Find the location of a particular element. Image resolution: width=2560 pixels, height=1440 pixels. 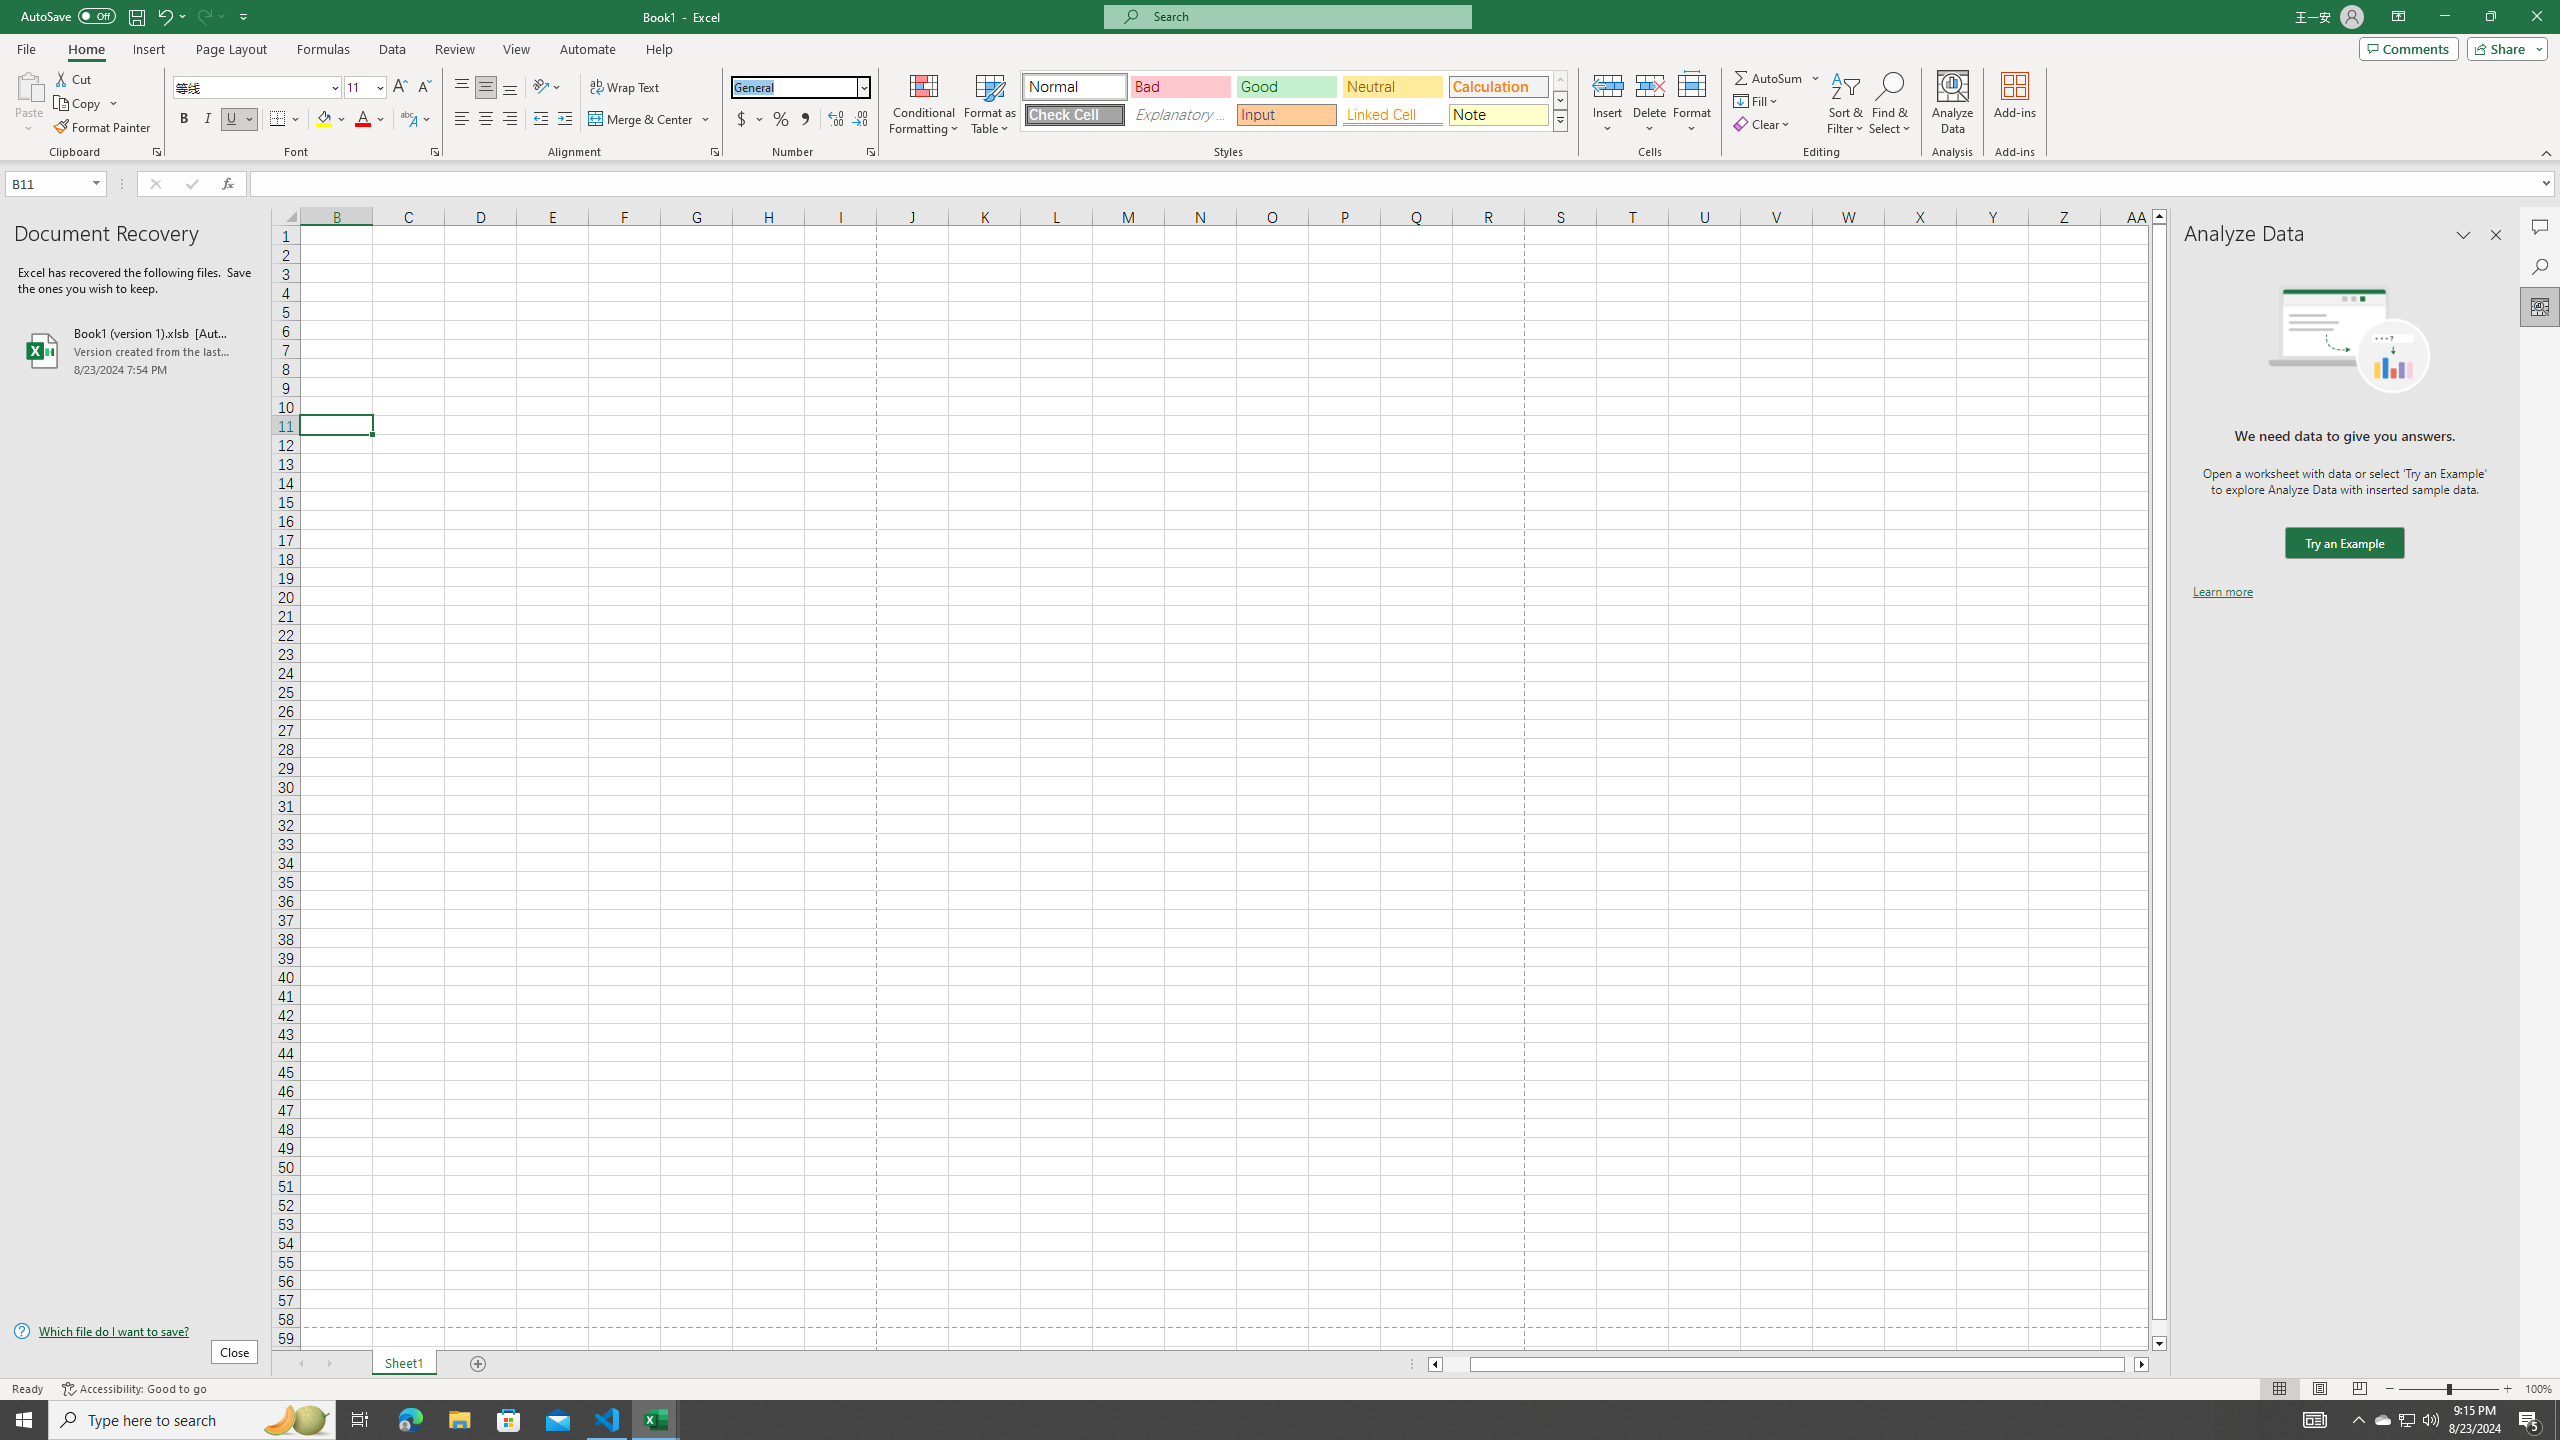

'Paste' is located at coordinates (28, 84).